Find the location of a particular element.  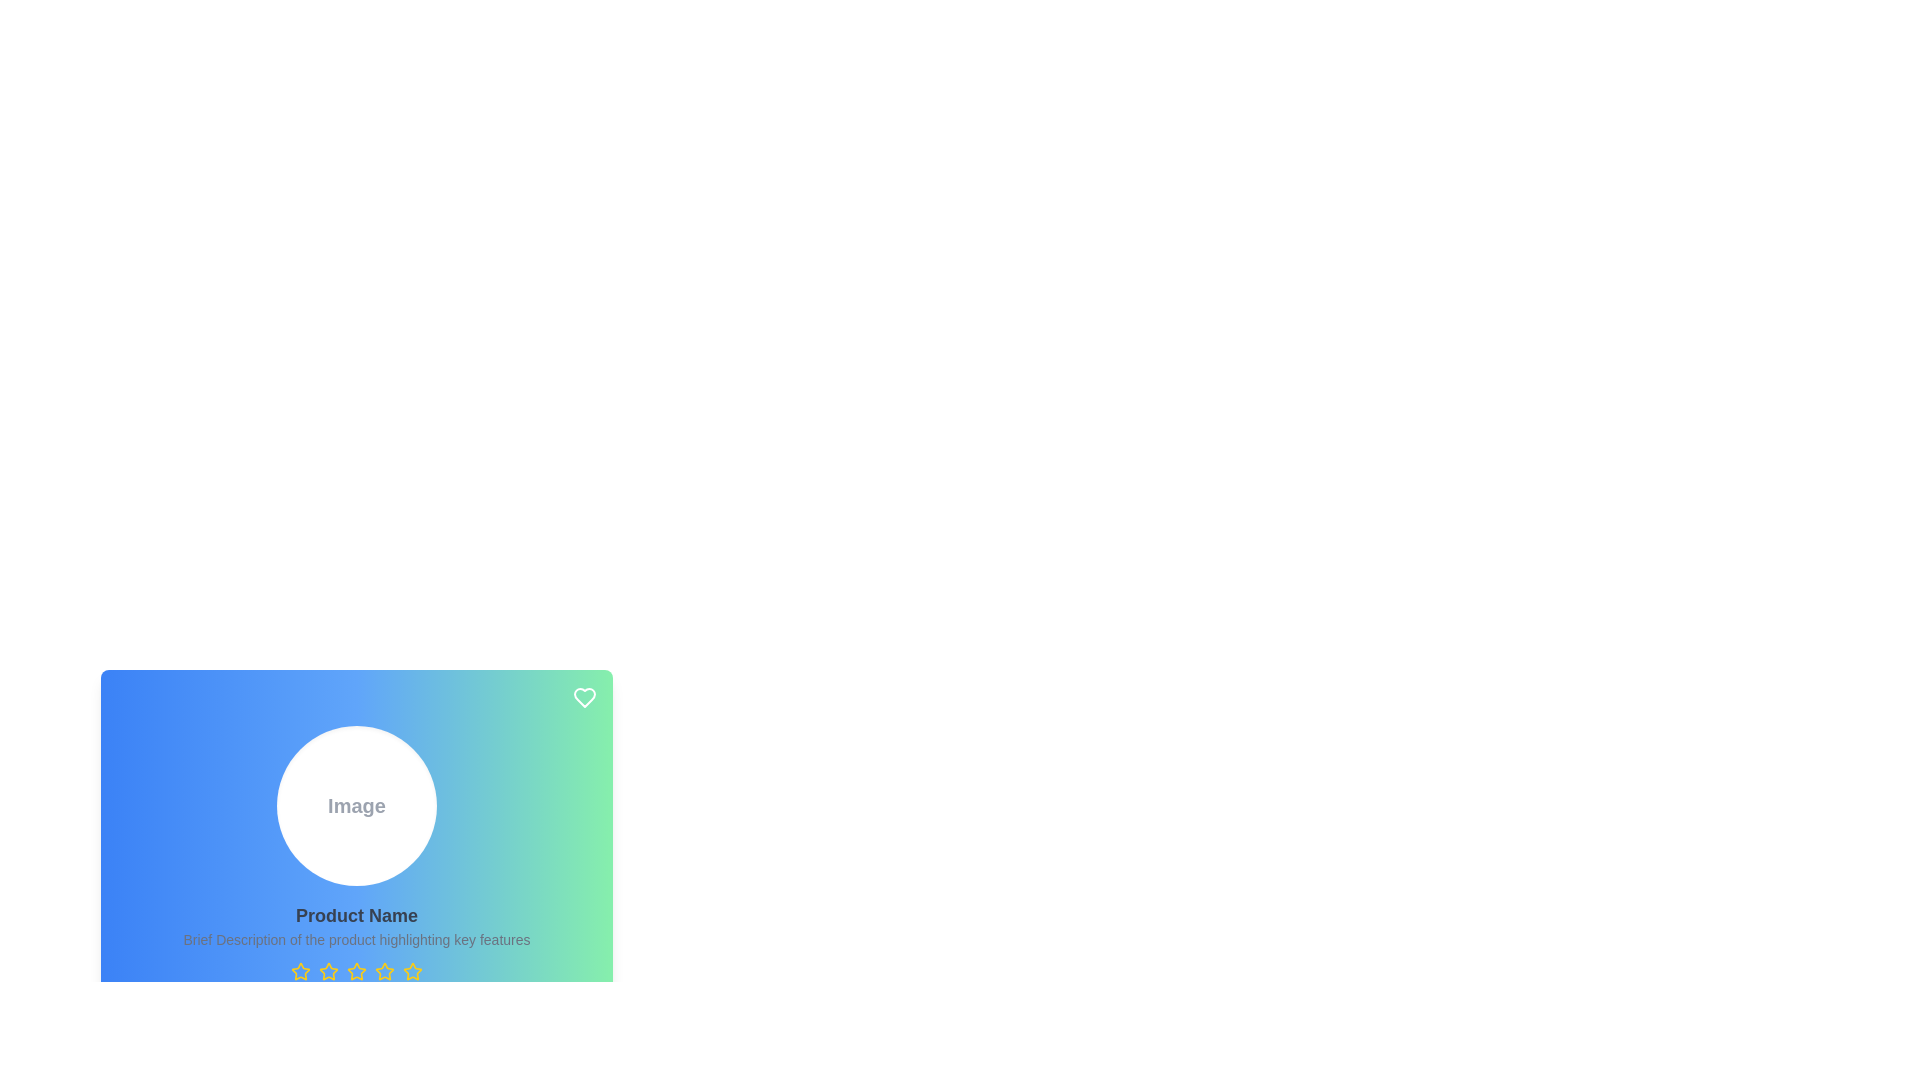

the fifth star-shaped icon used for ratings, which is the last in a series of five identical star icons at the bottom of a product card with a gradient background is located at coordinates (411, 971).